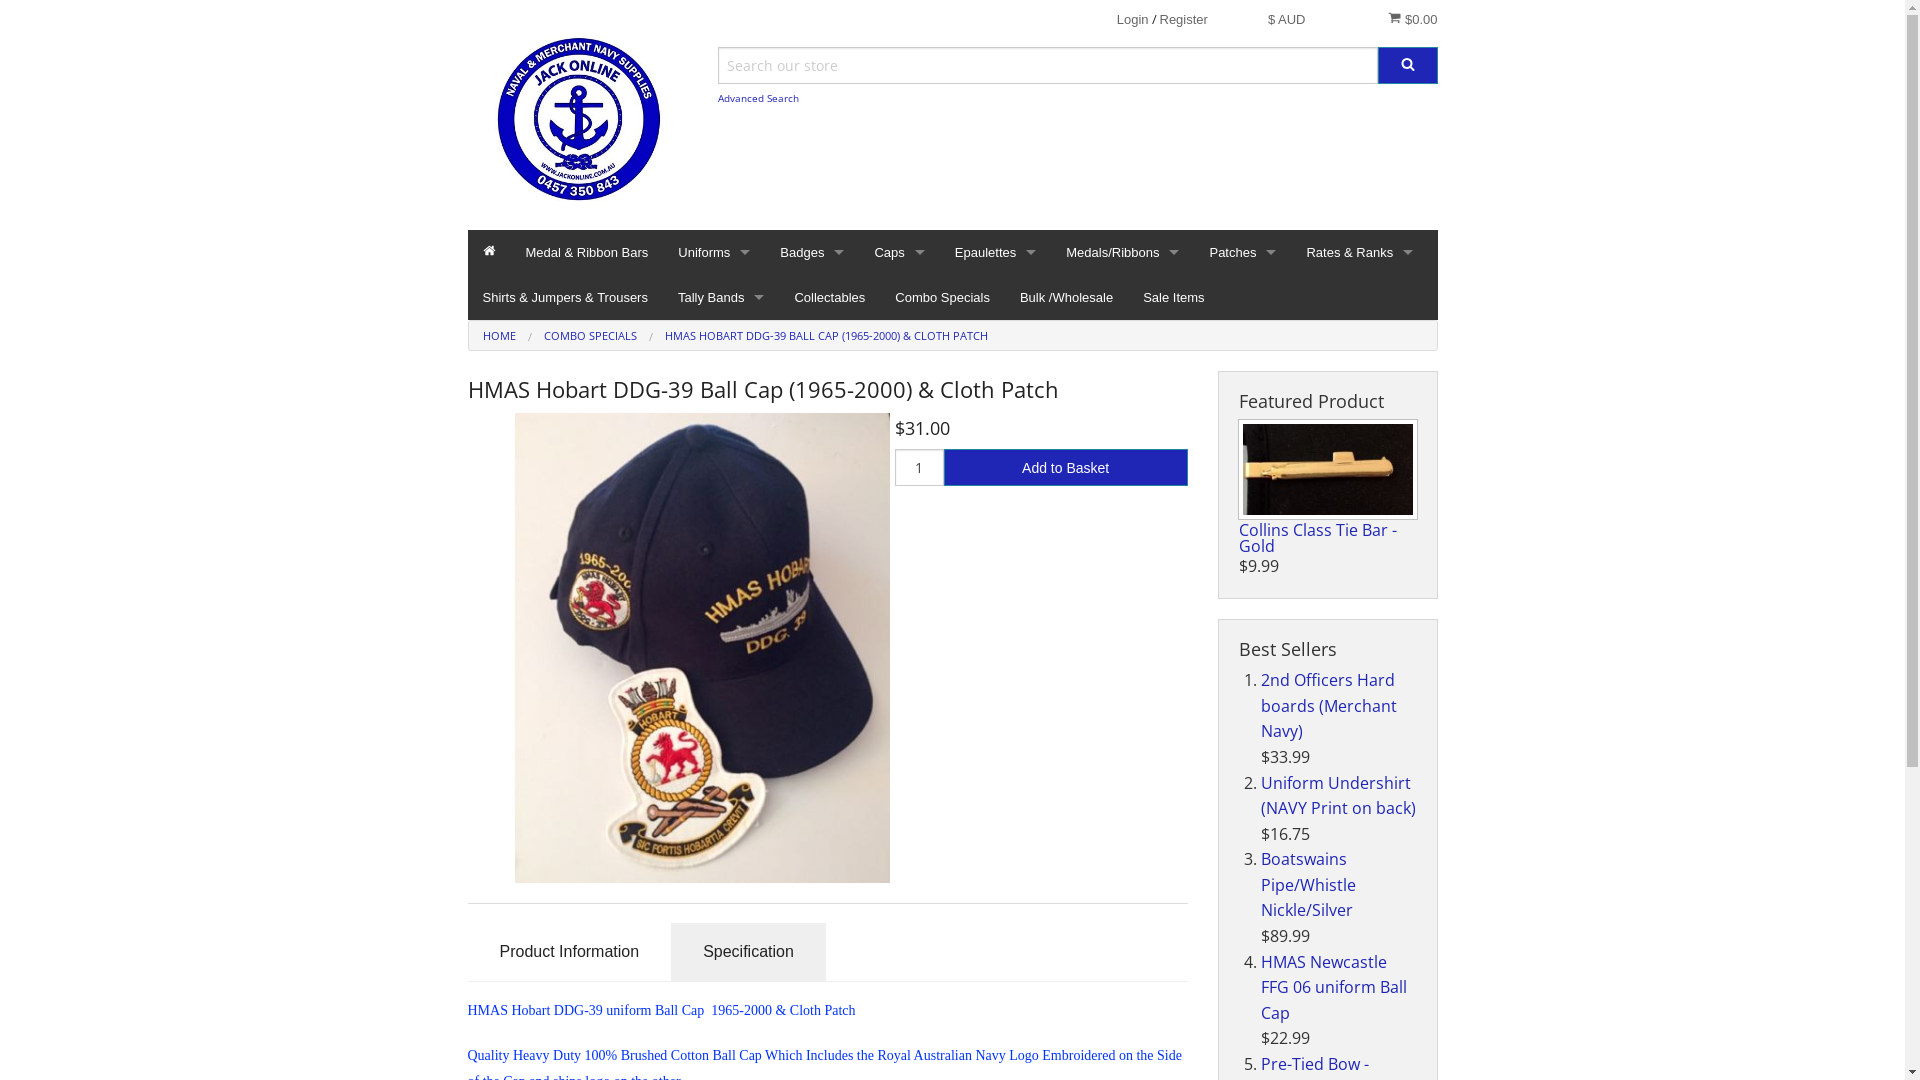  I want to click on 'Shirts & Jumpers & Trousers', so click(564, 297).